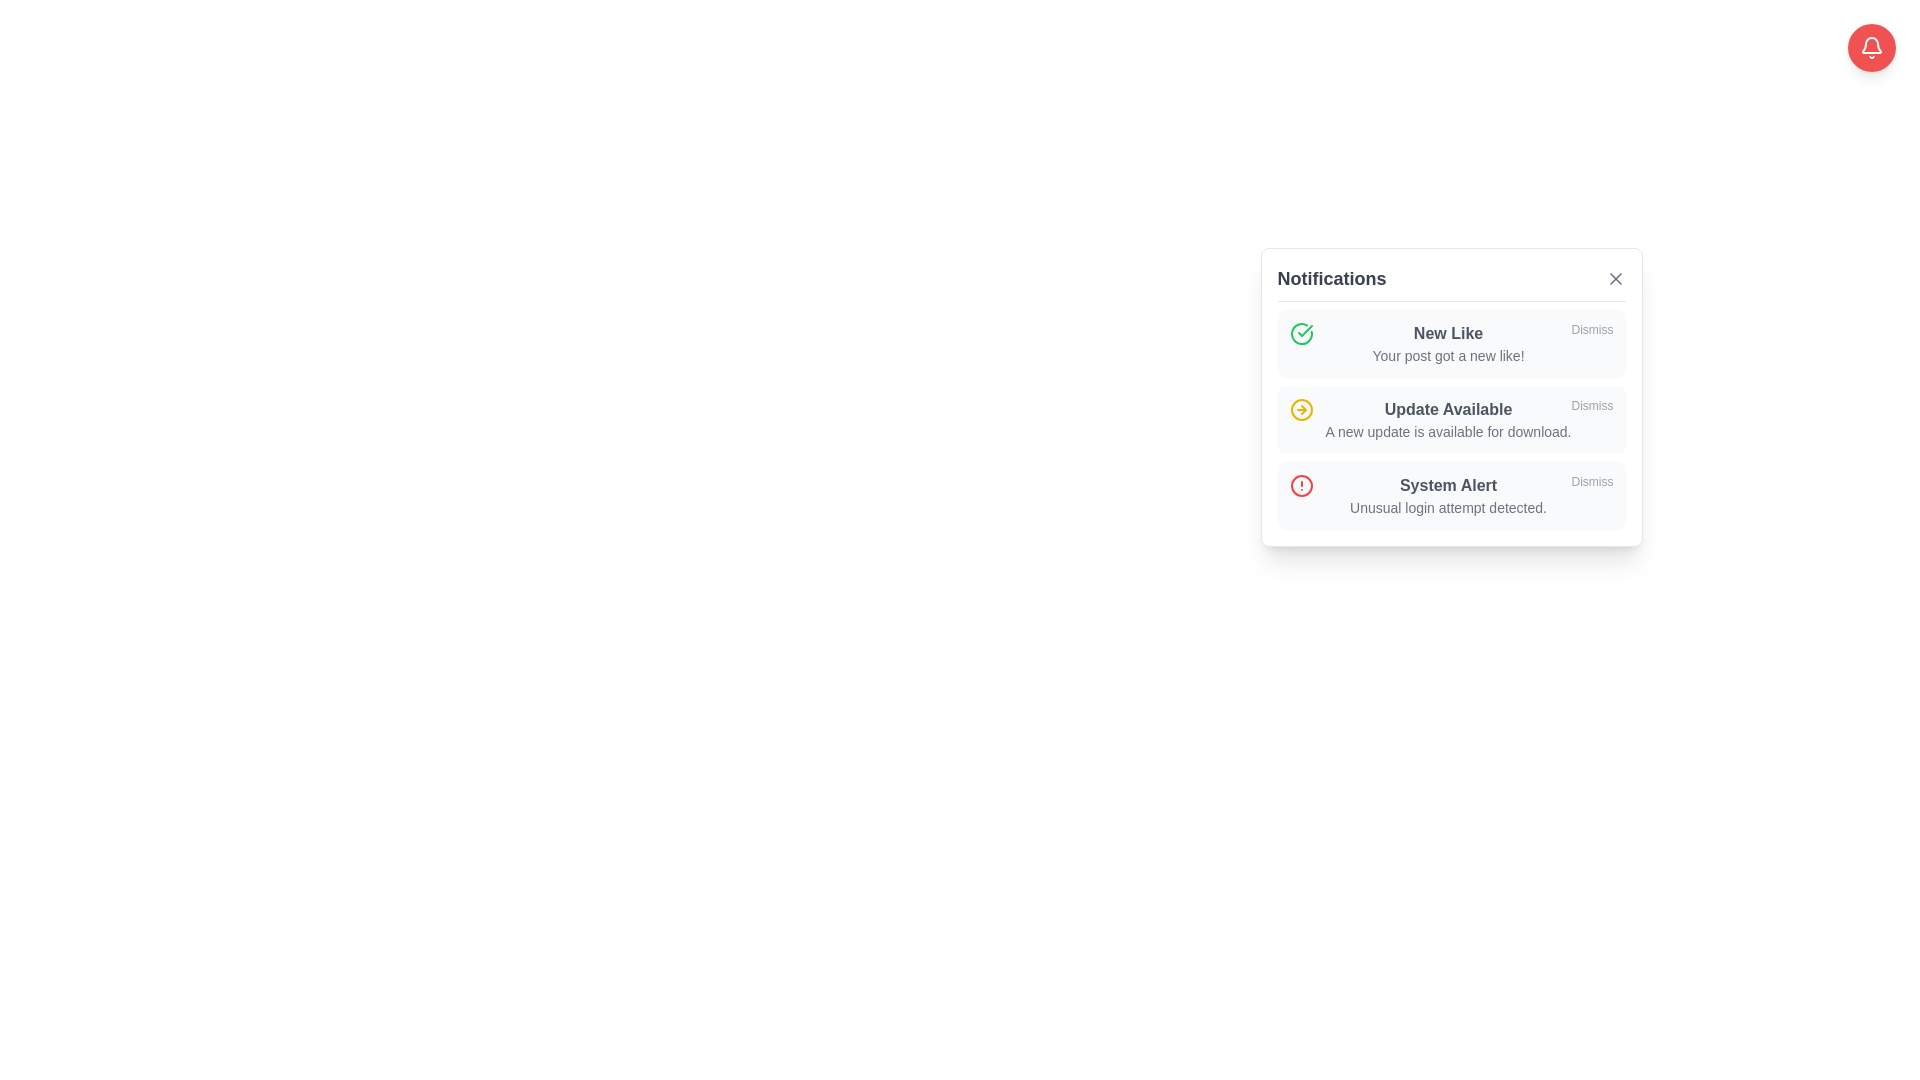 The height and width of the screenshot is (1080, 1920). Describe the element at coordinates (1615, 278) in the screenshot. I see `the close button represented by an 'X' icon in the upper-right corner of the notification panel` at that location.